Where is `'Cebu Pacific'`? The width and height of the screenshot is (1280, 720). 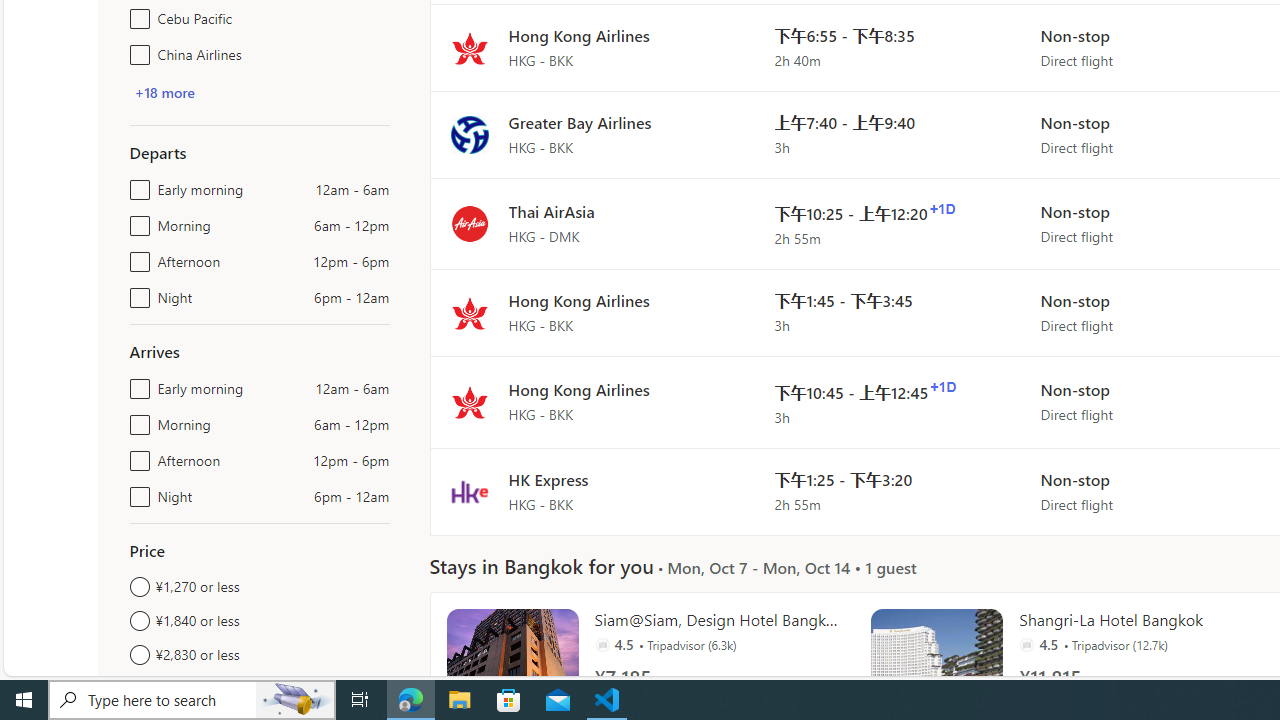 'Cebu Pacific' is located at coordinates (135, 15).